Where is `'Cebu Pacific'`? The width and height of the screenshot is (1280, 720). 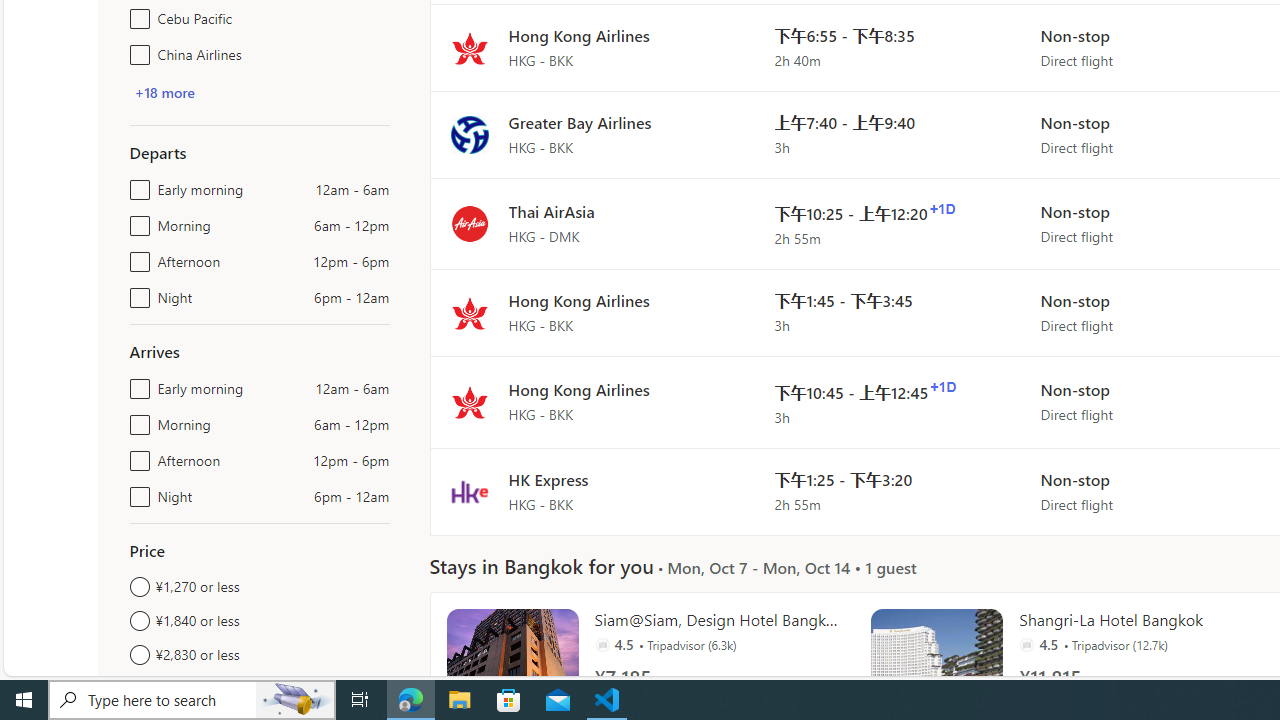 'Cebu Pacific' is located at coordinates (135, 15).